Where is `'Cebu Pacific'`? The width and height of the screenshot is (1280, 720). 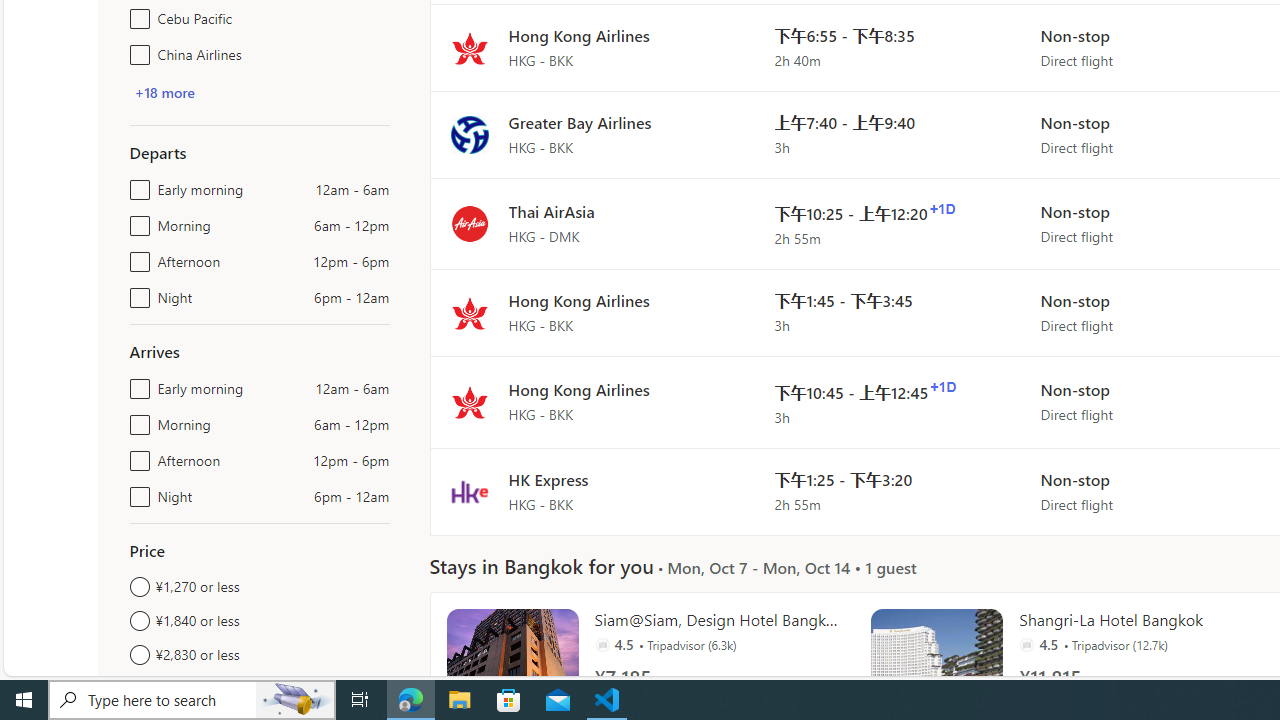 'Cebu Pacific' is located at coordinates (135, 15).